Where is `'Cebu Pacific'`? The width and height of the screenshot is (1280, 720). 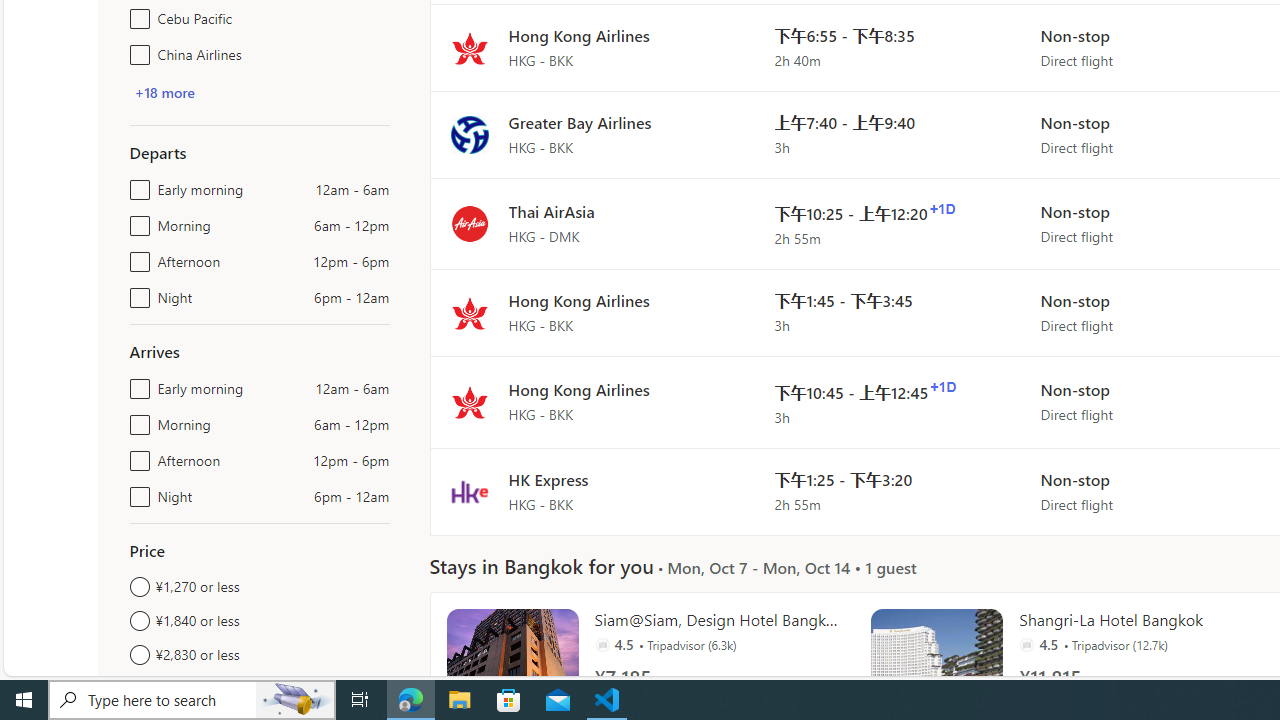 'Cebu Pacific' is located at coordinates (135, 15).